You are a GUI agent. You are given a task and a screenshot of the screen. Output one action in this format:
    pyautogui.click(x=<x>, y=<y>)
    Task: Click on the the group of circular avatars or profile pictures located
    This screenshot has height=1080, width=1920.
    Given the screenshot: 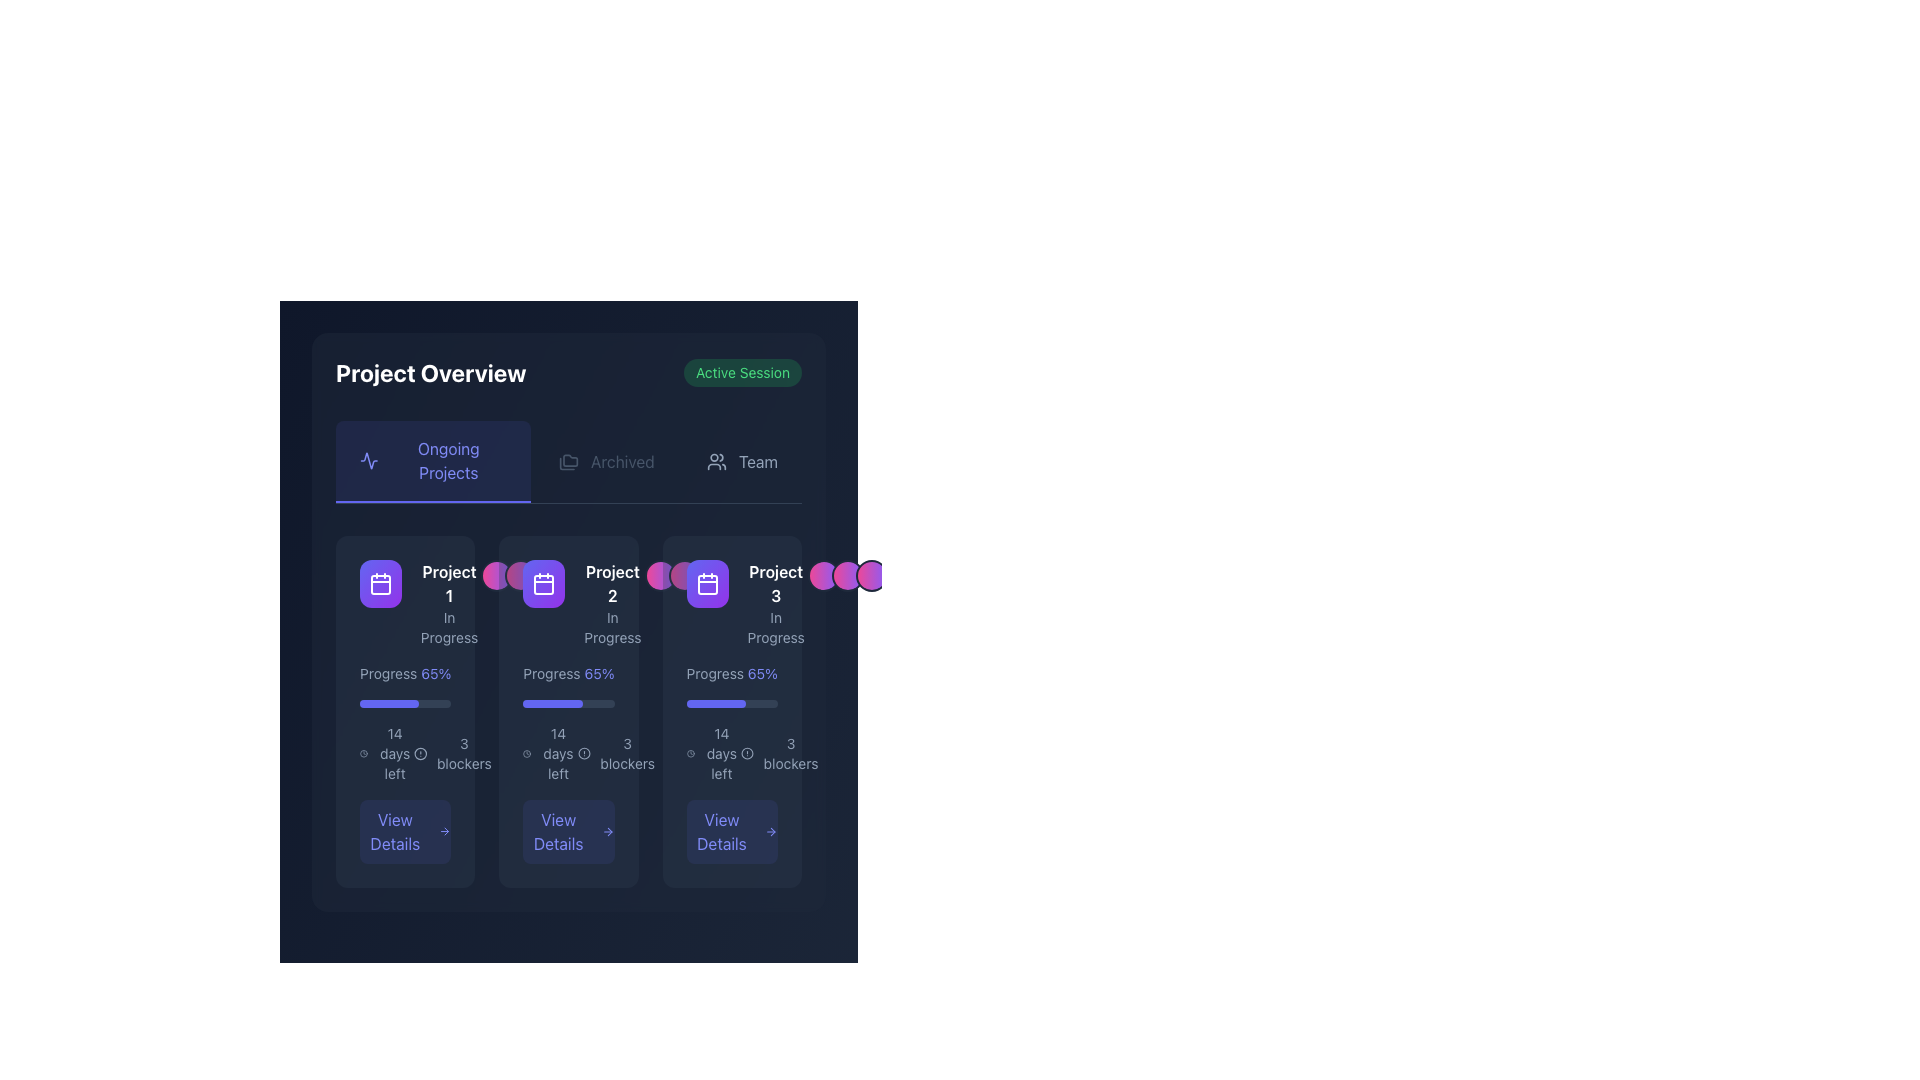 What is the action you would take?
    pyautogui.click(x=847, y=575)
    